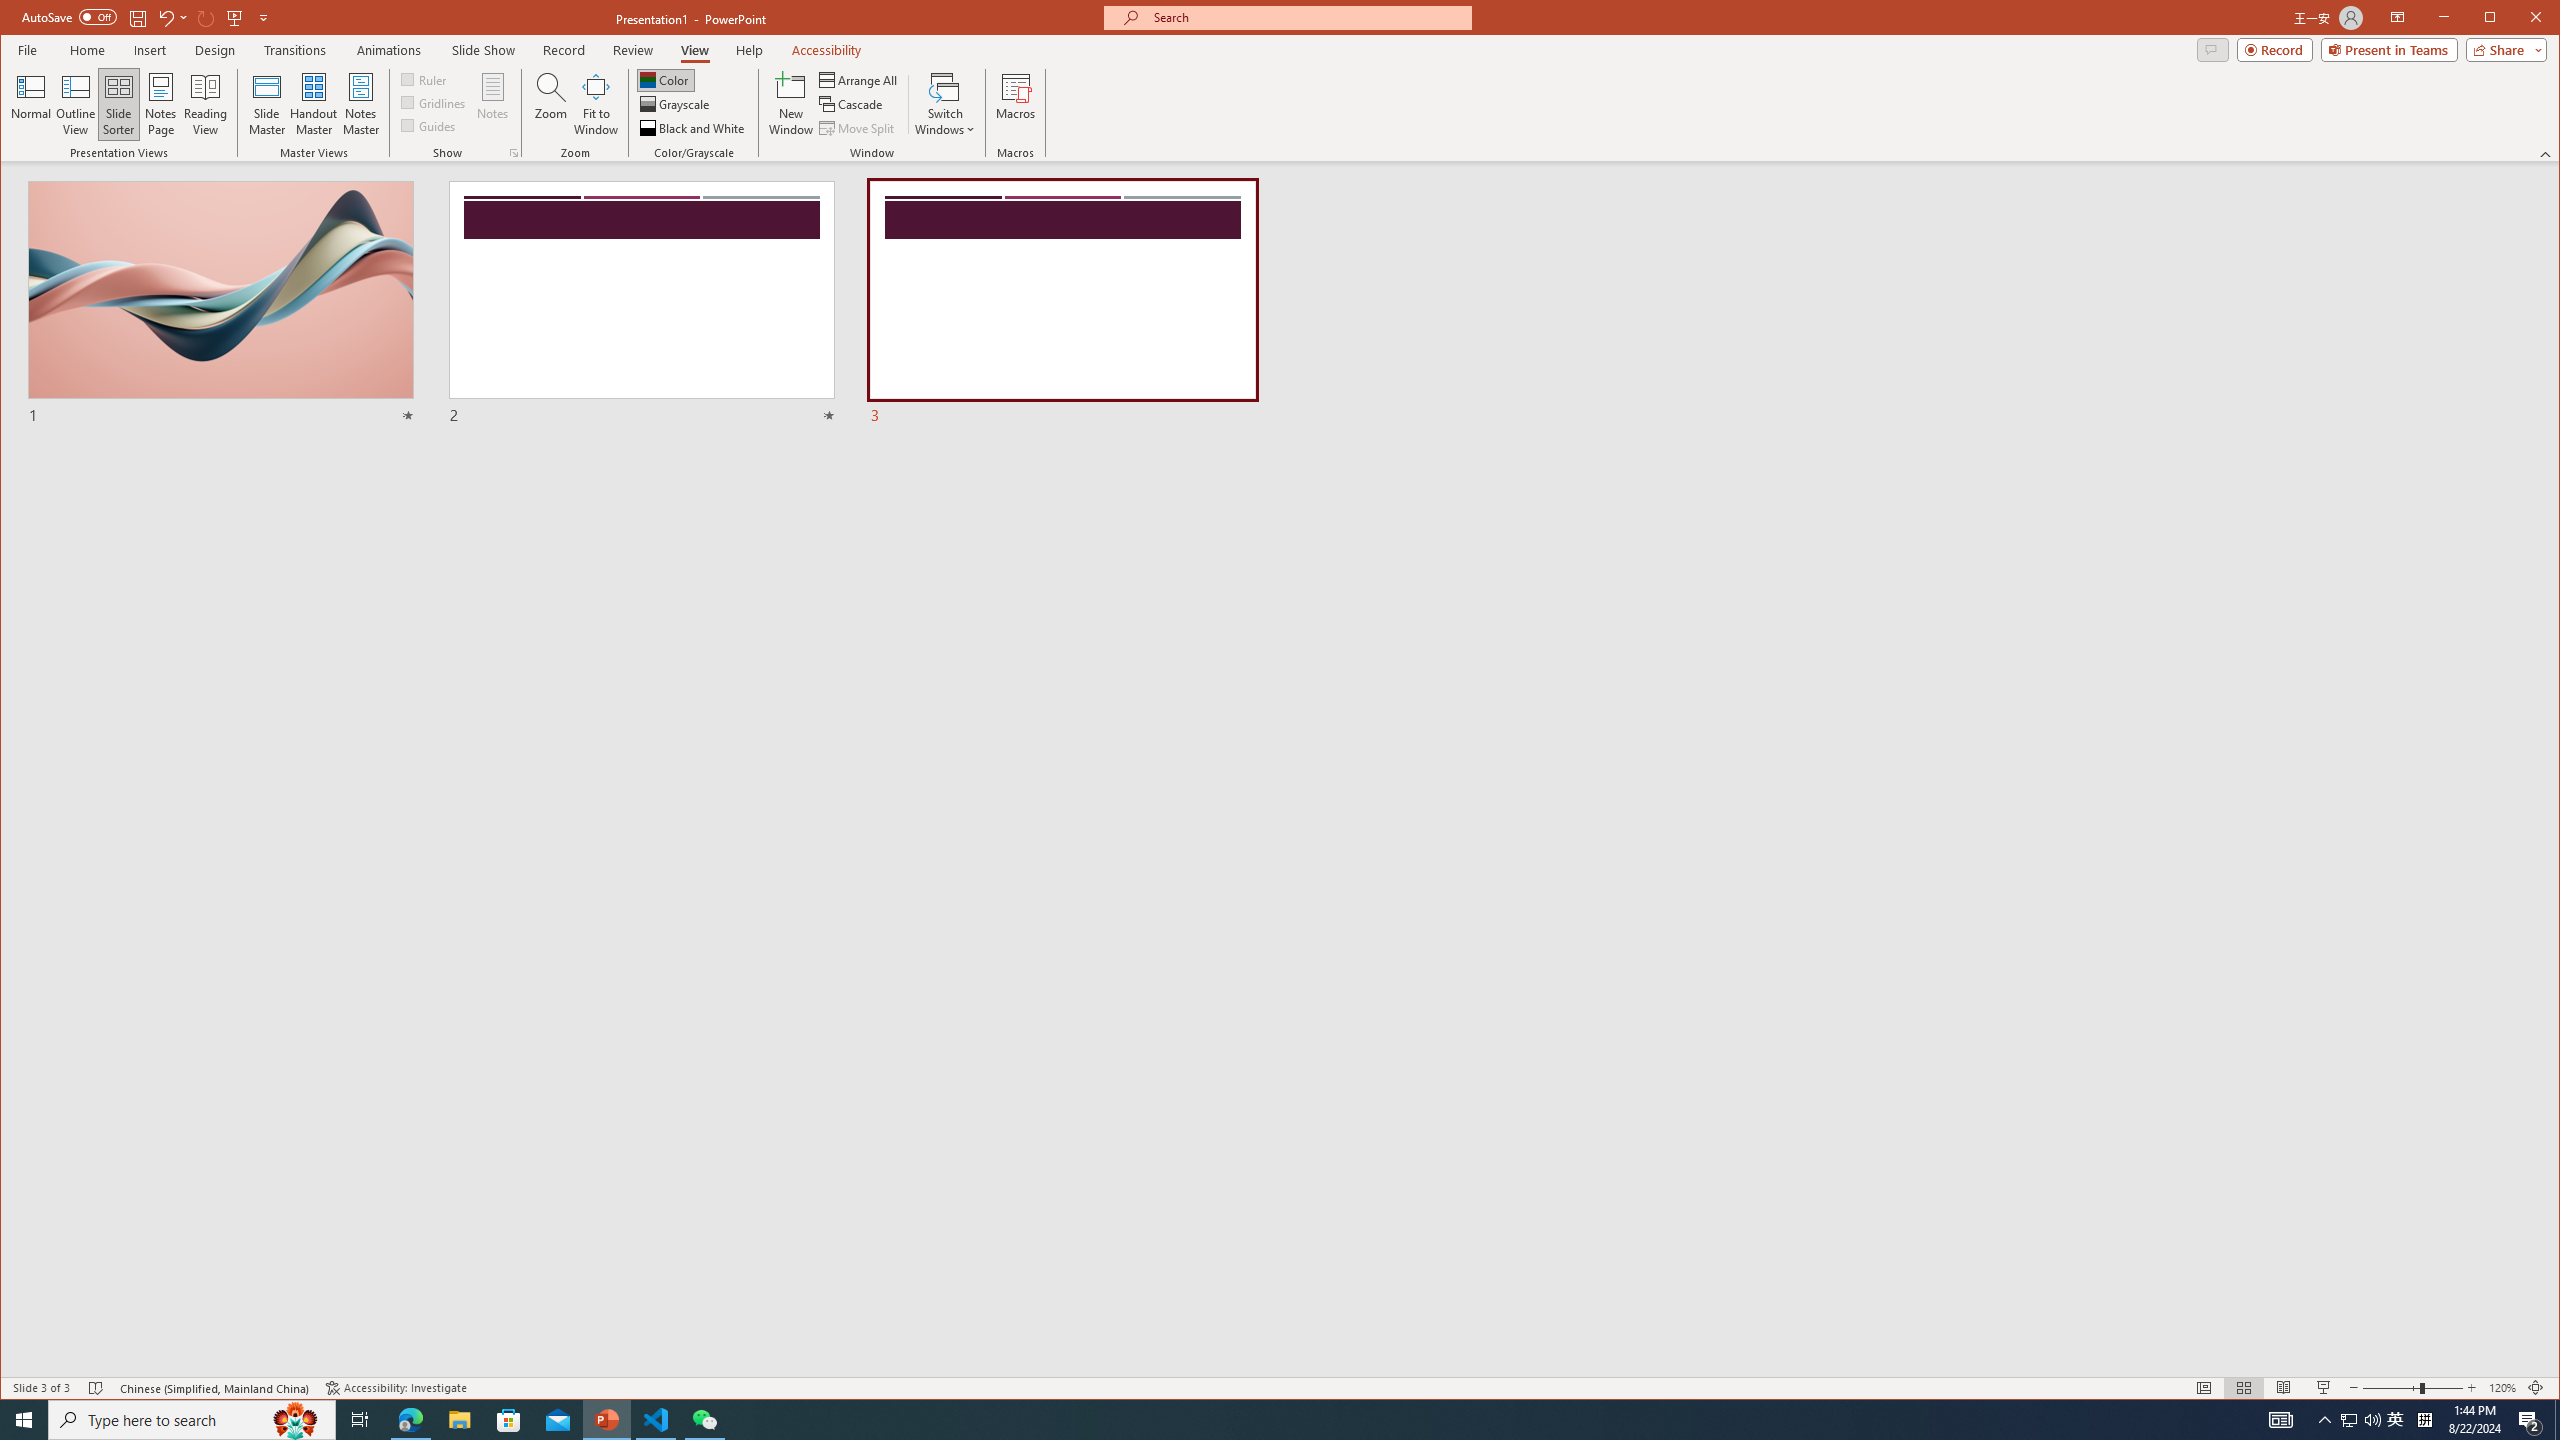 This screenshot has width=2560, height=1440. I want to click on 'Slide Master', so click(265, 103).